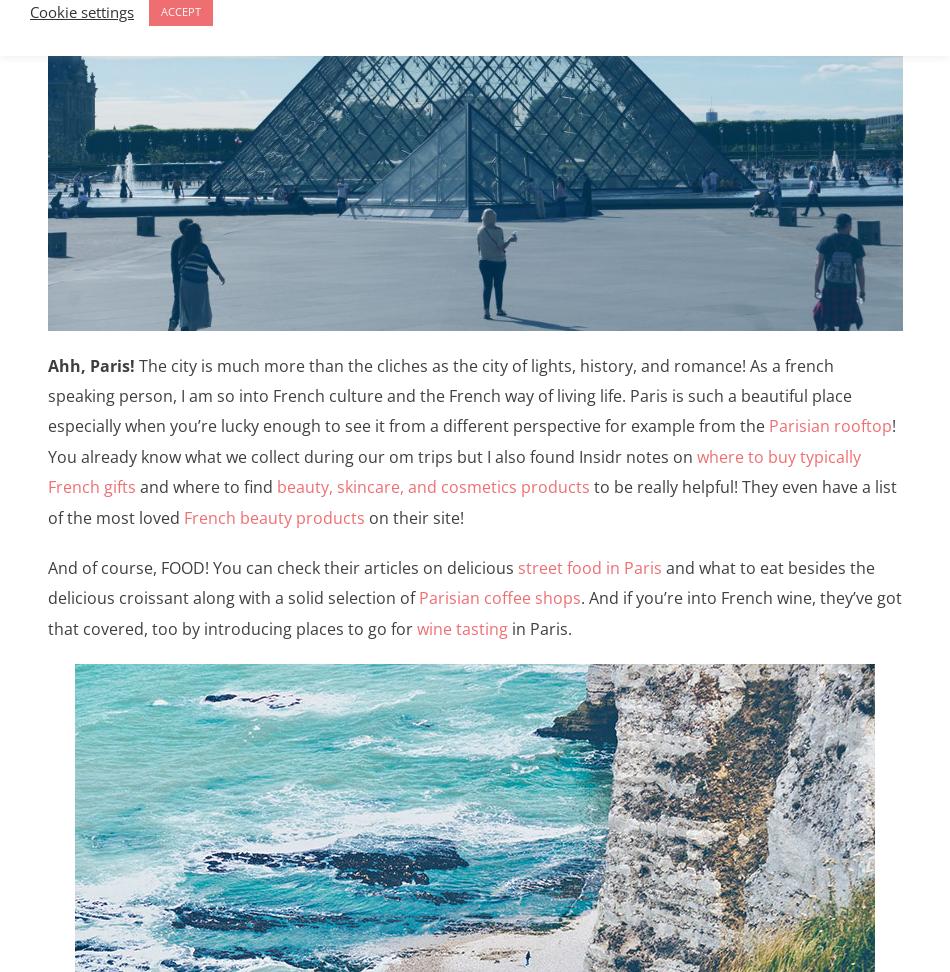 The image size is (950, 972). I want to click on 'ACCEPT', so click(161, 11).